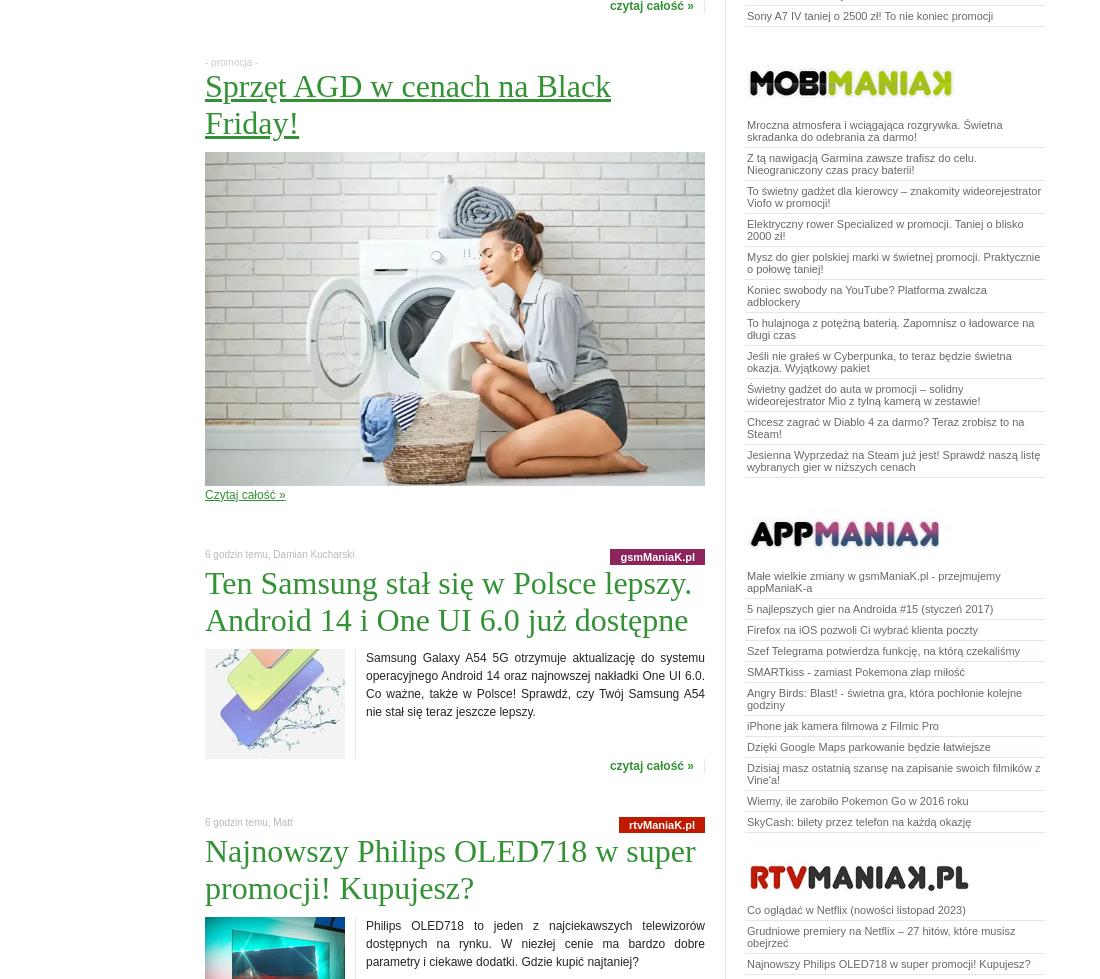 The height and width of the screenshot is (979, 1100). I want to click on 'SkyCash: bilety przez telefon na każdą okazję', so click(857, 820).